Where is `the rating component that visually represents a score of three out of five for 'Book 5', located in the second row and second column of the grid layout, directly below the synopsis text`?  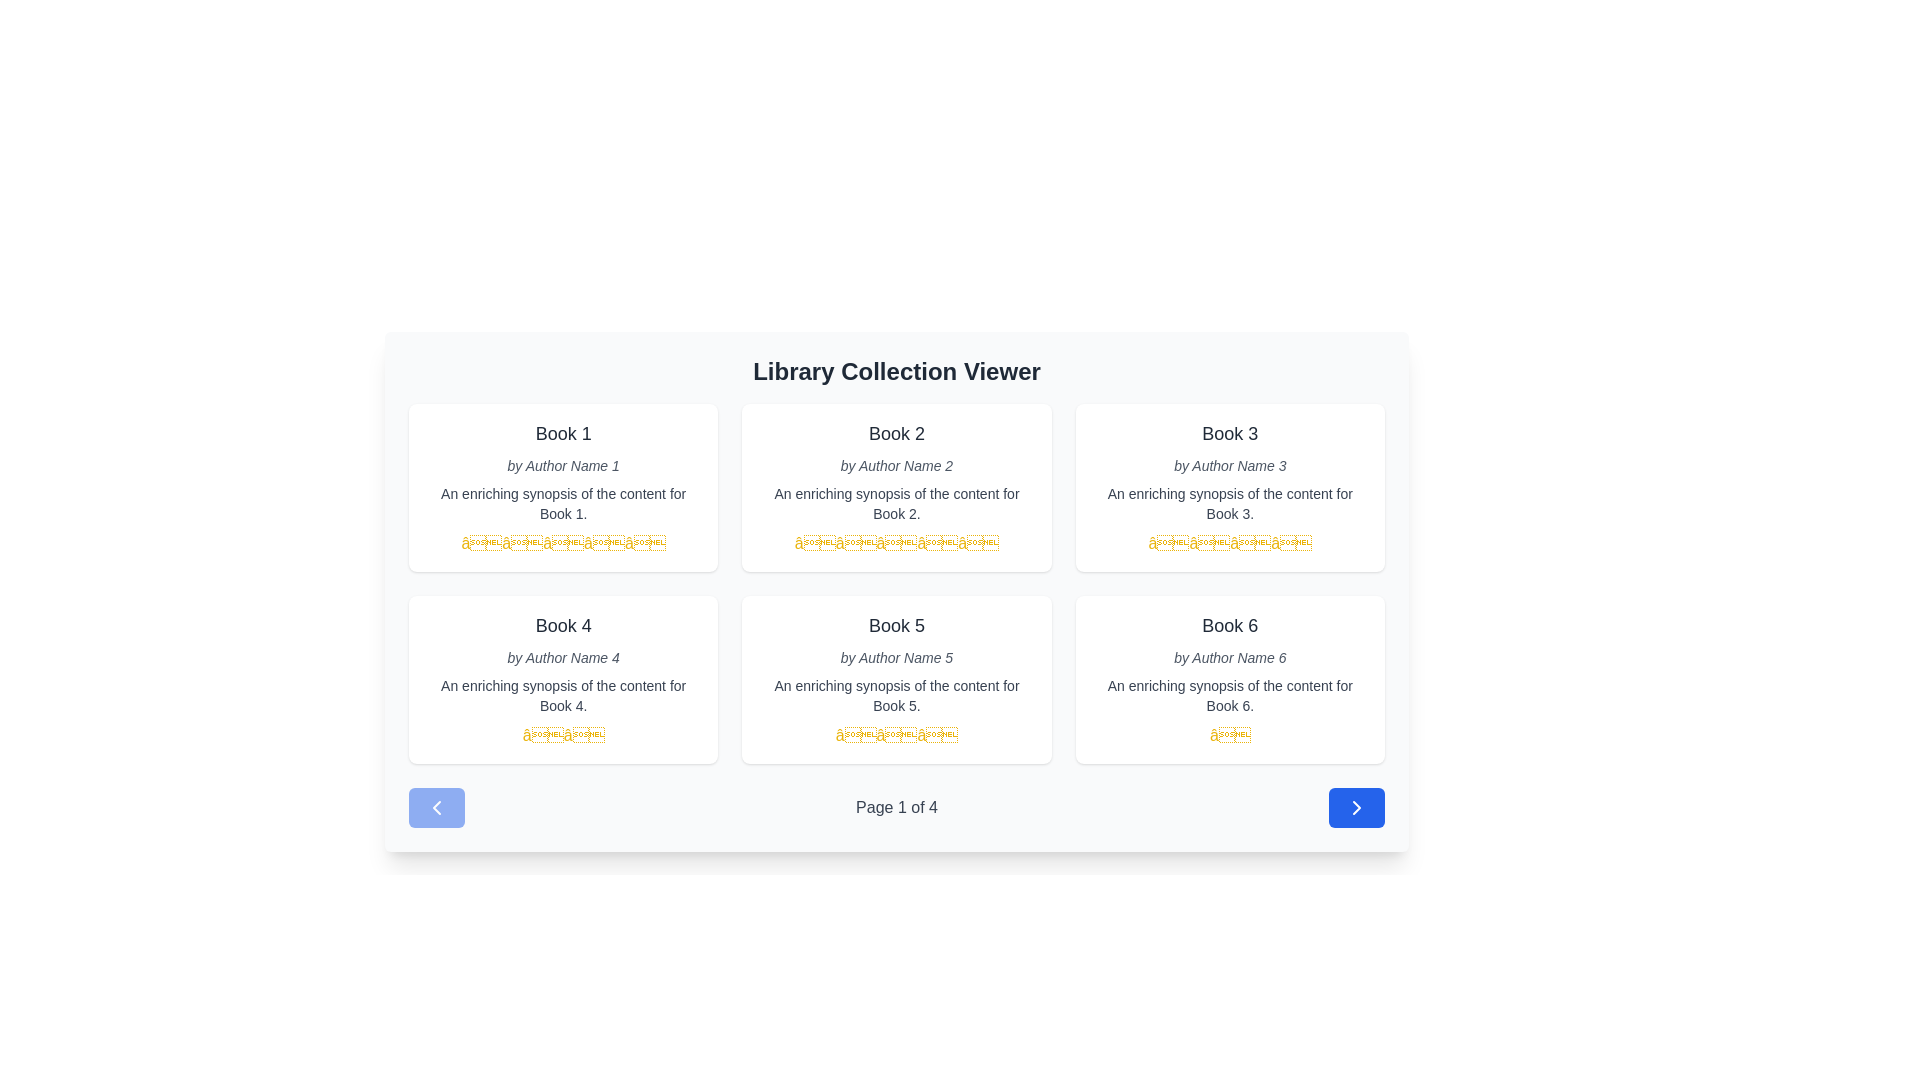
the rating component that visually represents a score of three out of five for 'Book 5', located in the second row and second column of the grid layout, directly below the synopsis text is located at coordinates (896, 736).